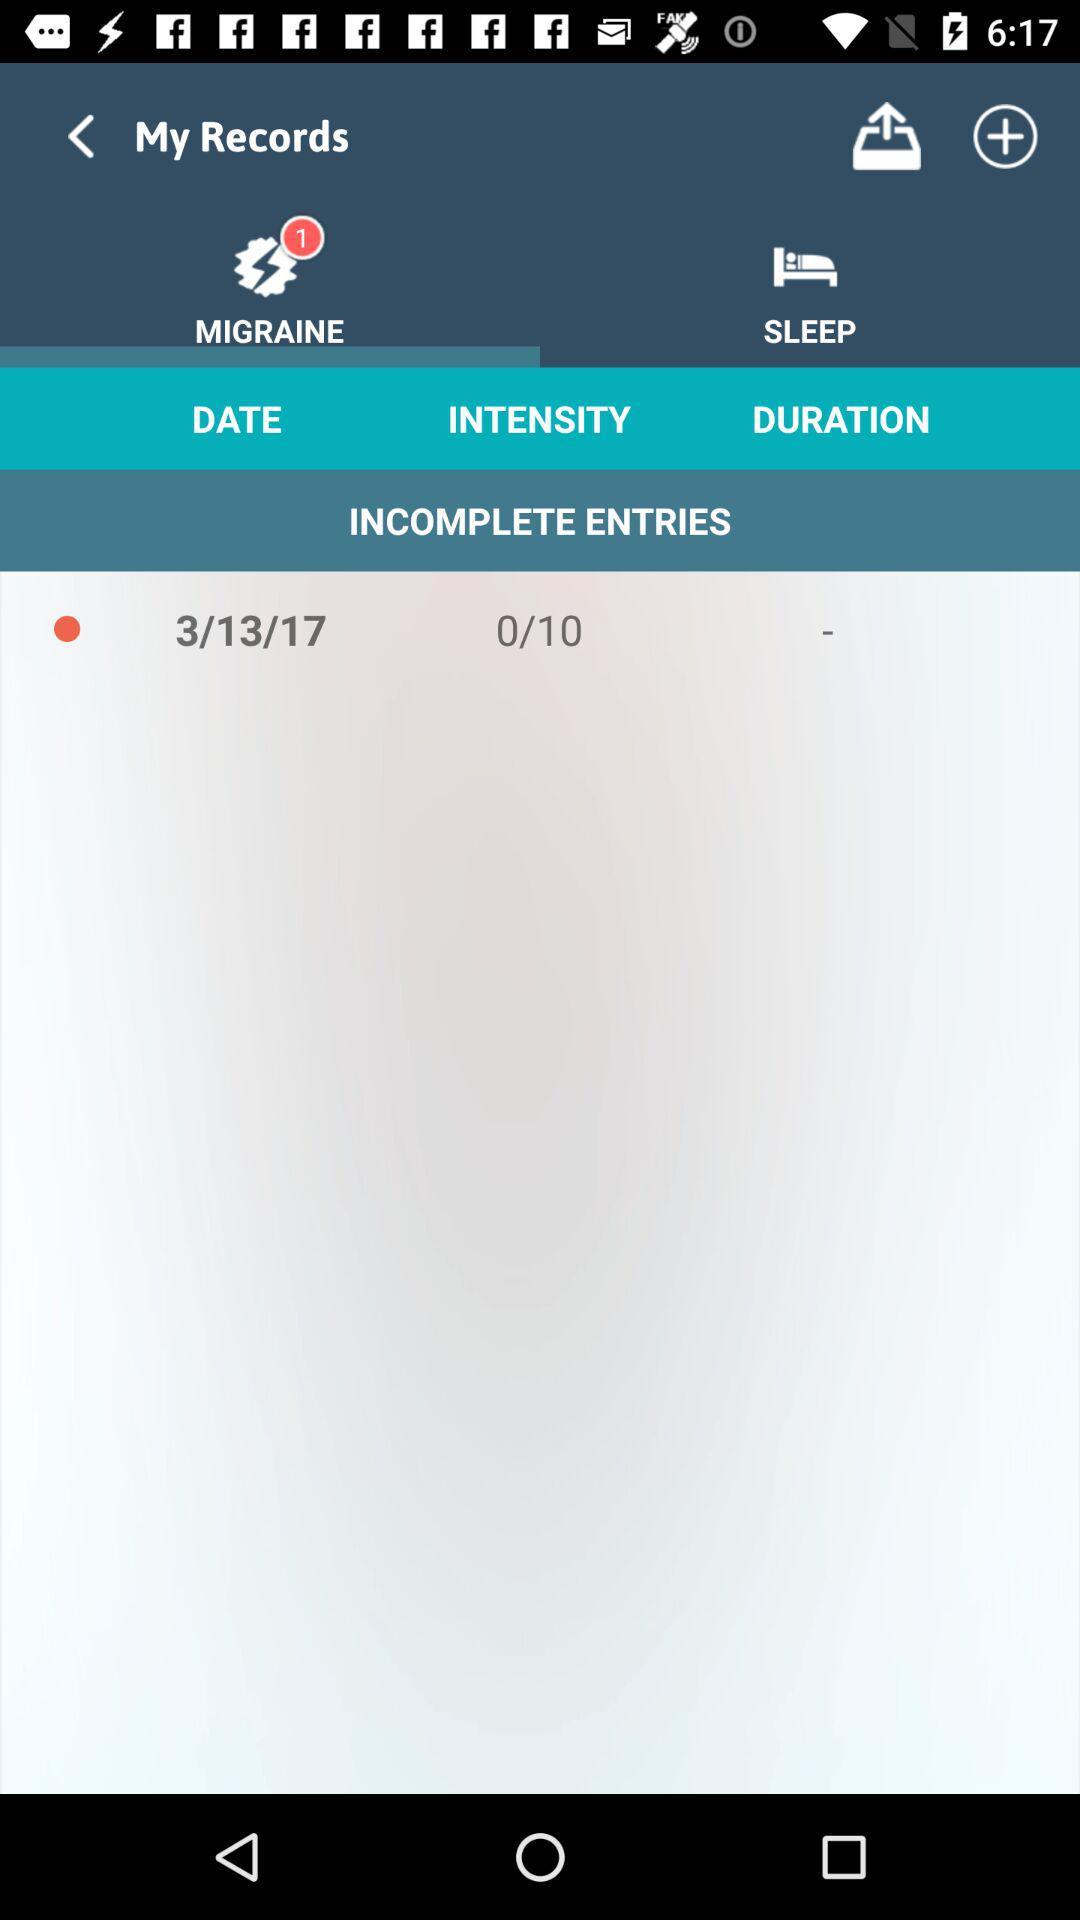 The width and height of the screenshot is (1080, 1920). I want to click on the icon to the right of my records, so click(885, 135).